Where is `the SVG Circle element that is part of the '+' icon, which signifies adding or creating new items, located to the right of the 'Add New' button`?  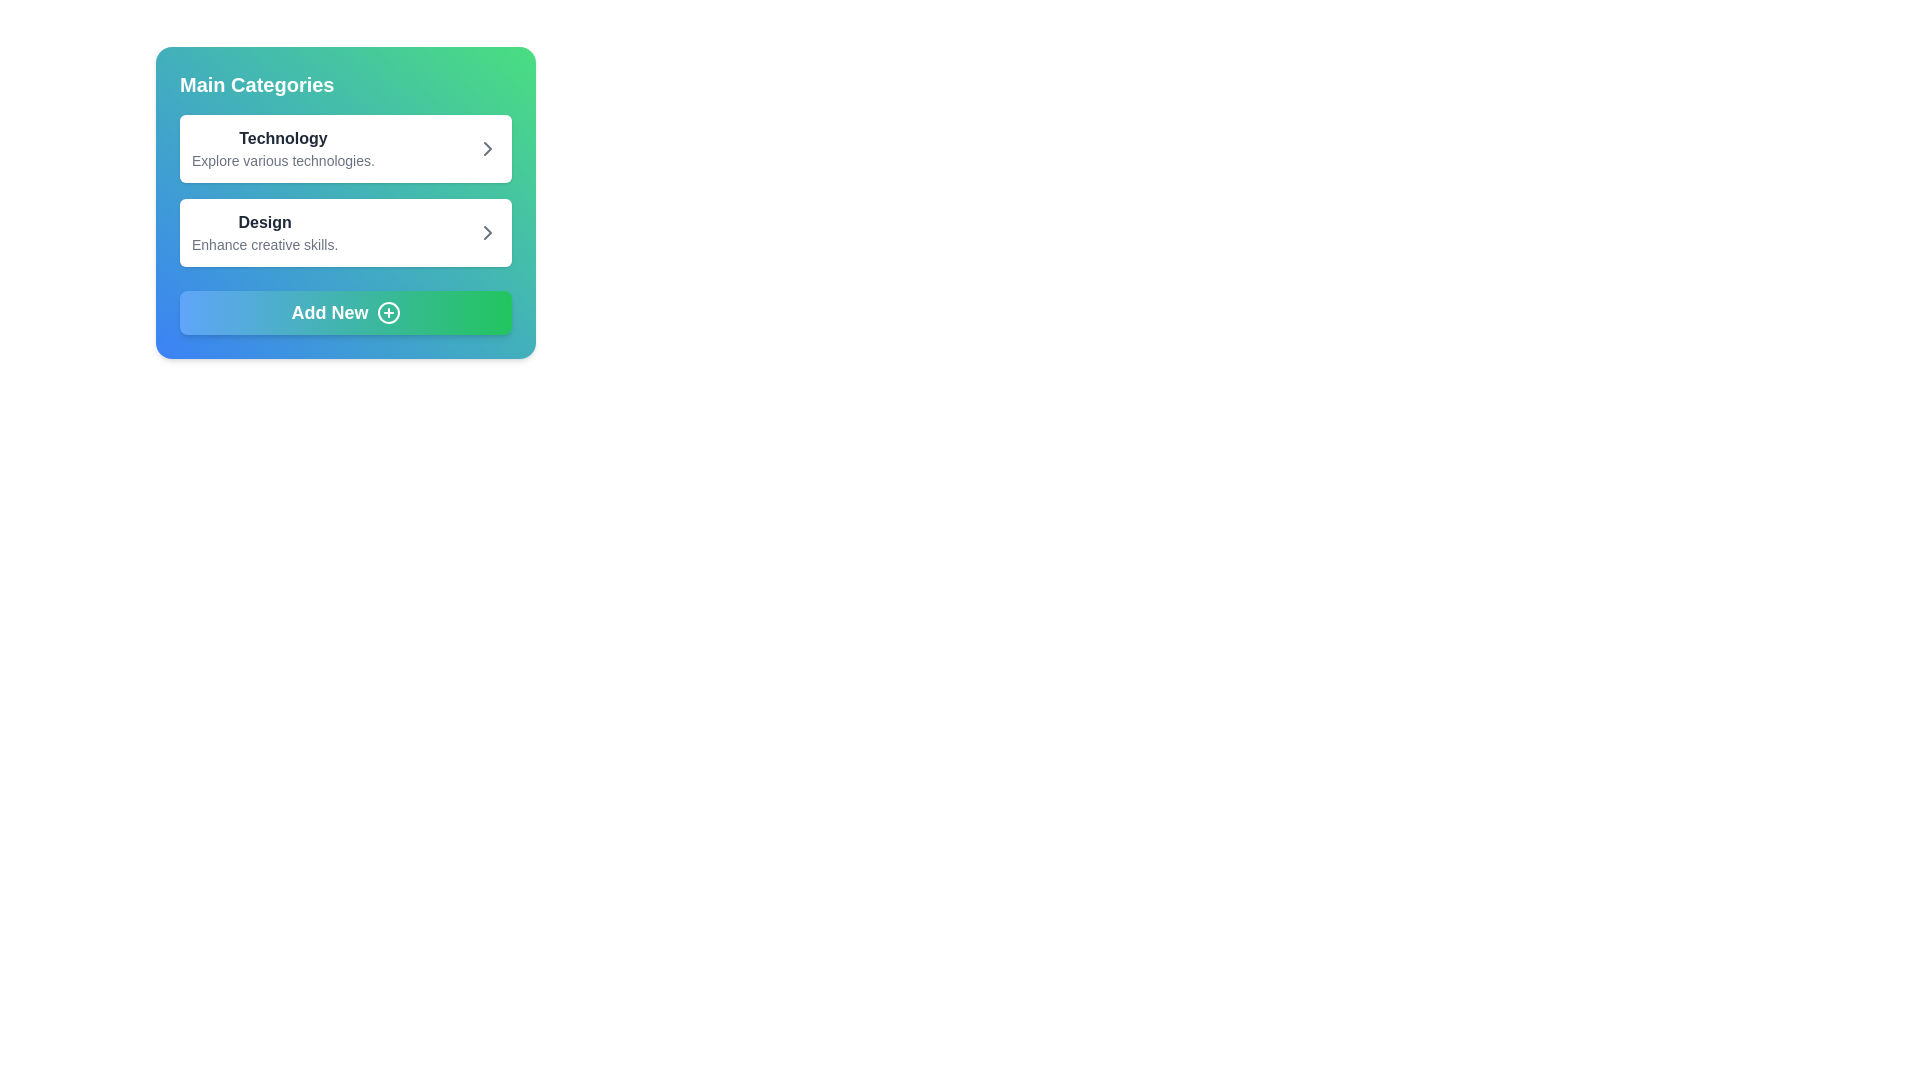 the SVG Circle element that is part of the '+' icon, which signifies adding or creating new items, located to the right of the 'Add New' button is located at coordinates (388, 312).